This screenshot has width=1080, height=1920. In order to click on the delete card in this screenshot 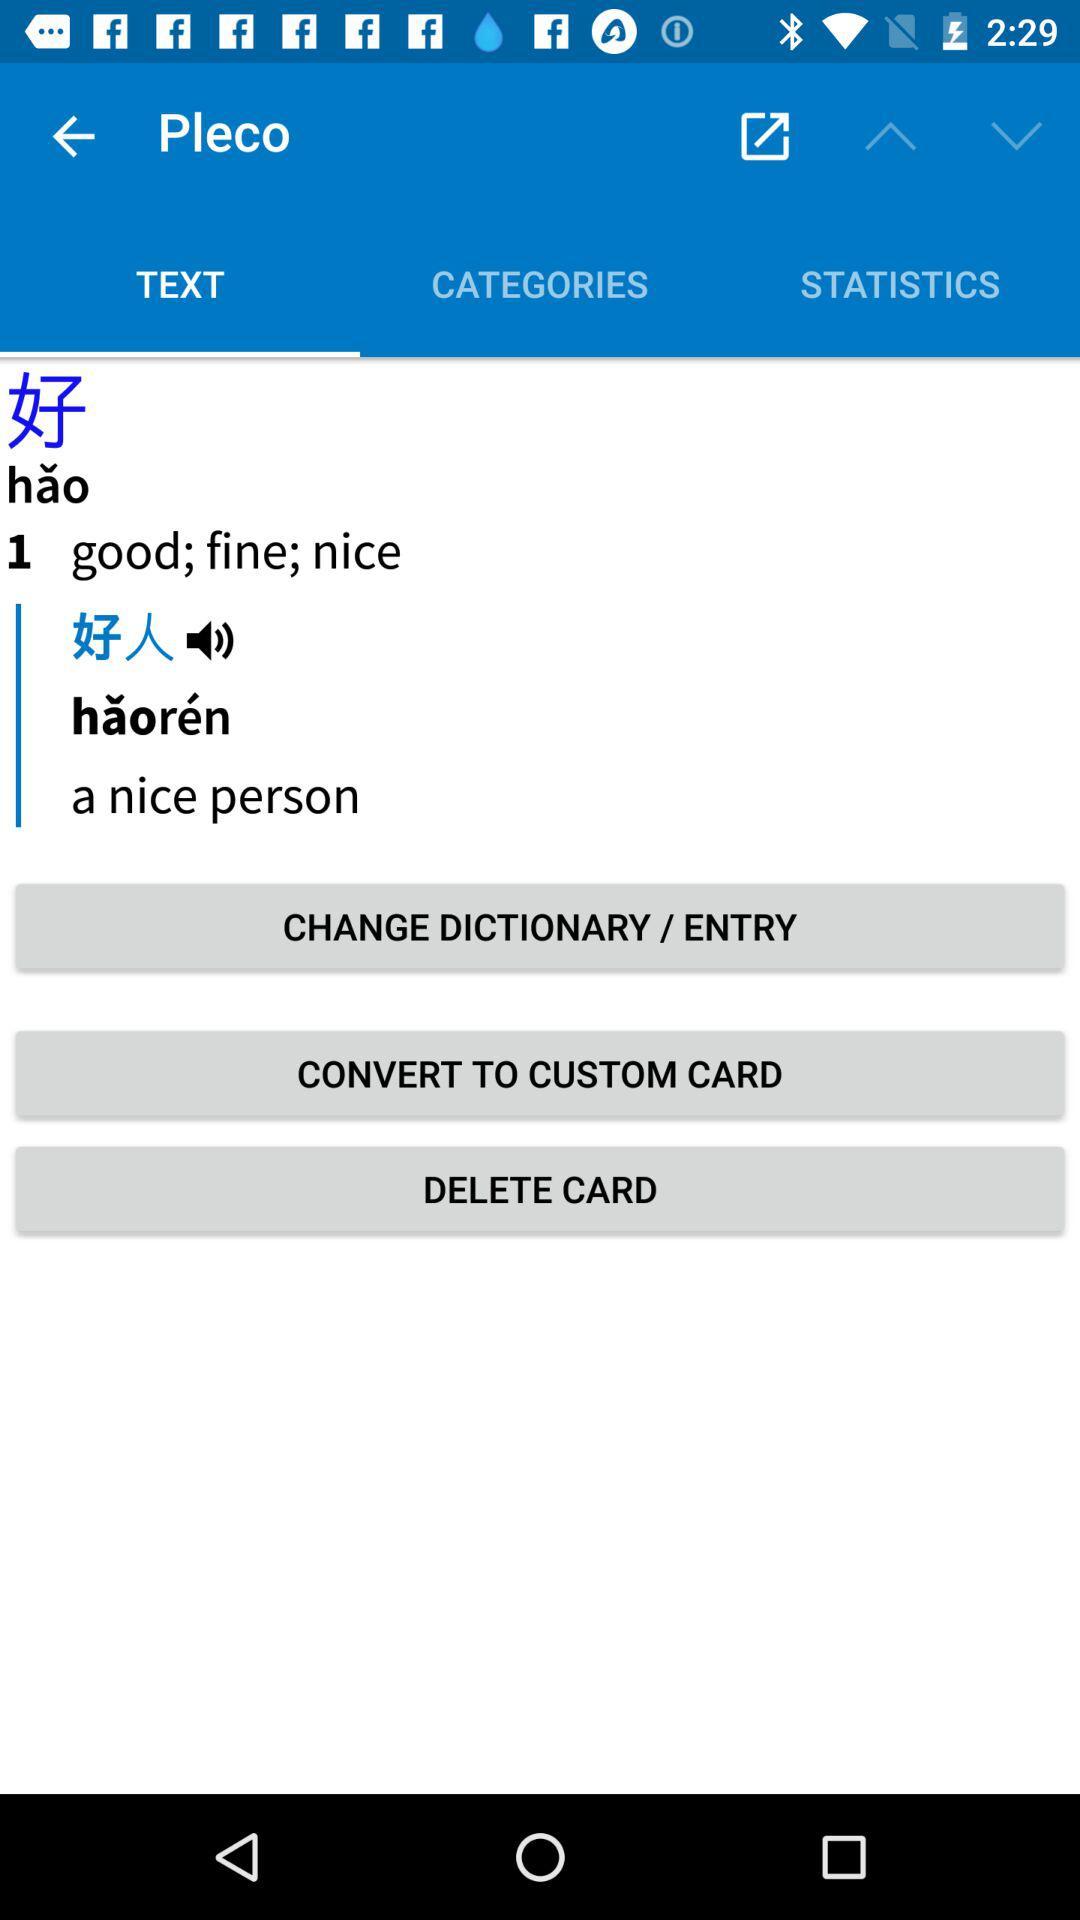, I will do `click(540, 1188)`.